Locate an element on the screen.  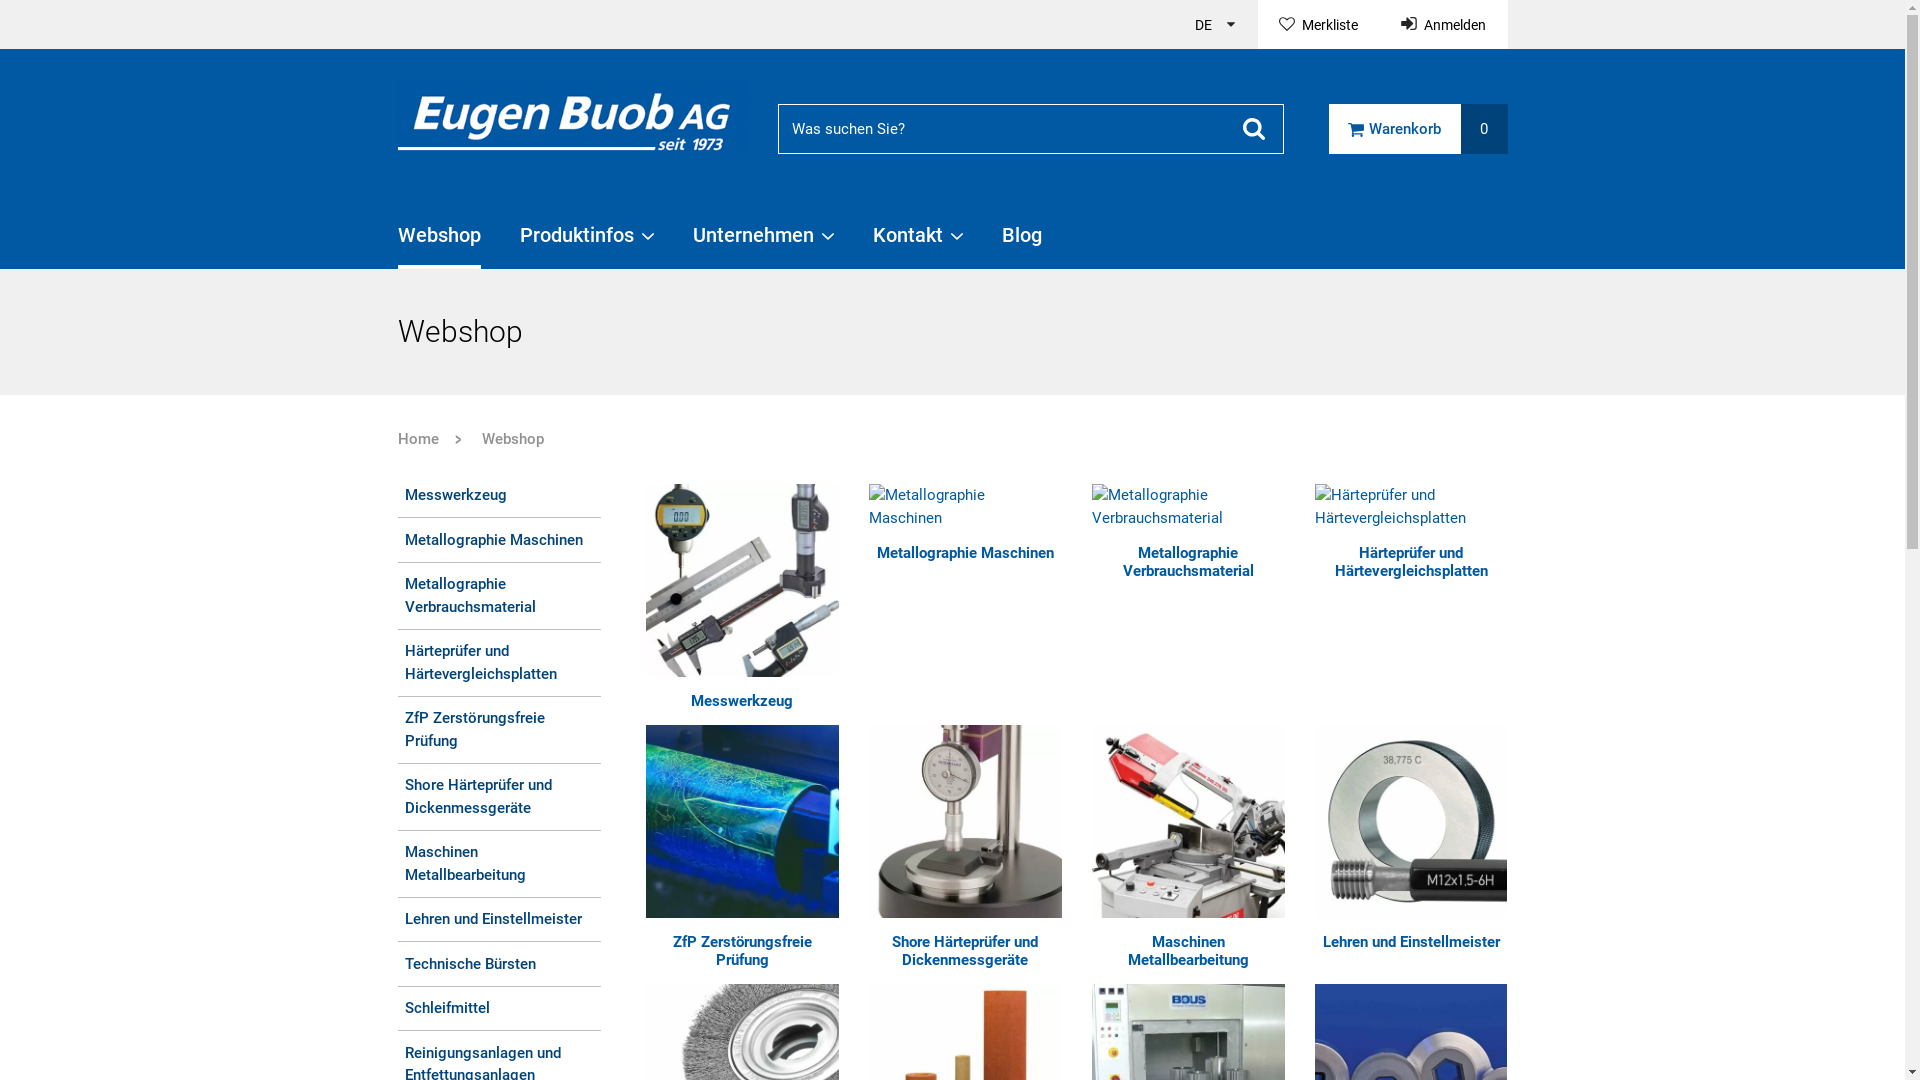
'0' is located at coordinates (1483, 128).